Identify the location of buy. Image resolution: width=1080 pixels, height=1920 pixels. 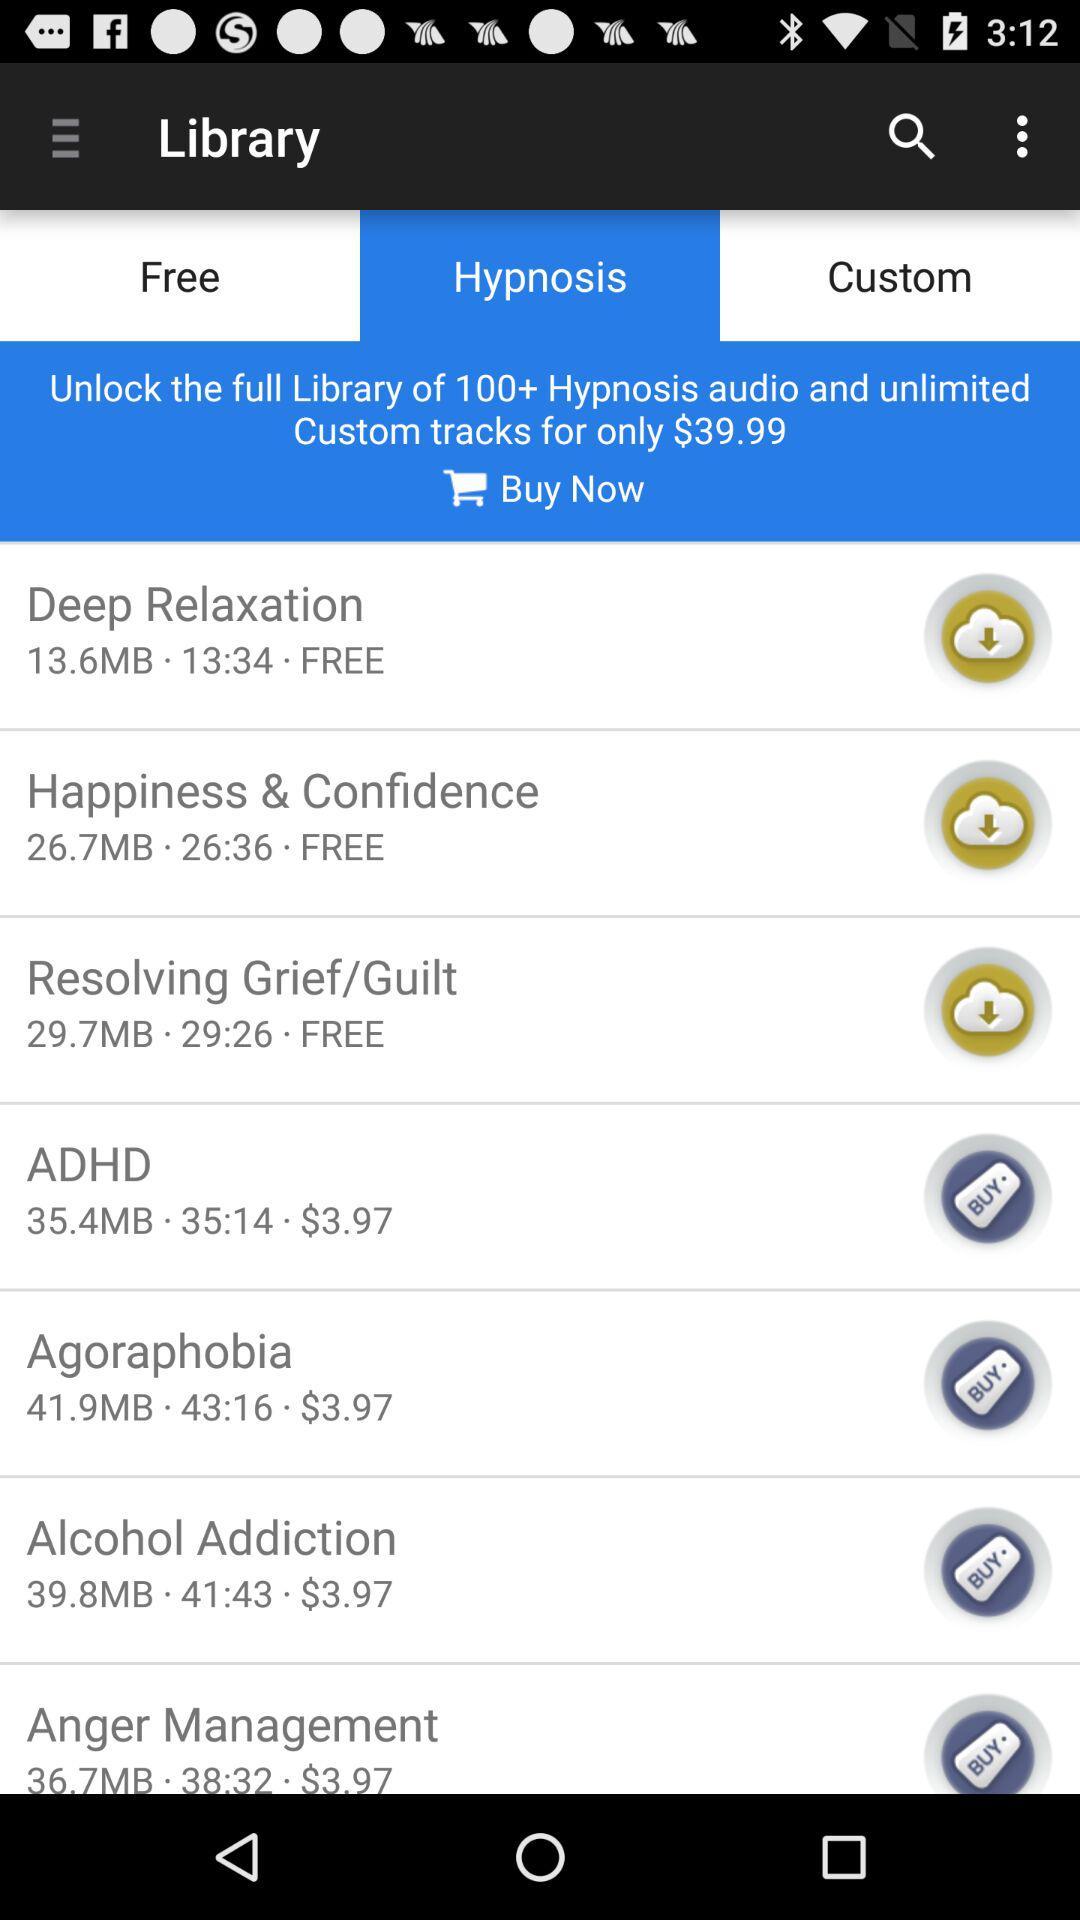
(987, 1382).